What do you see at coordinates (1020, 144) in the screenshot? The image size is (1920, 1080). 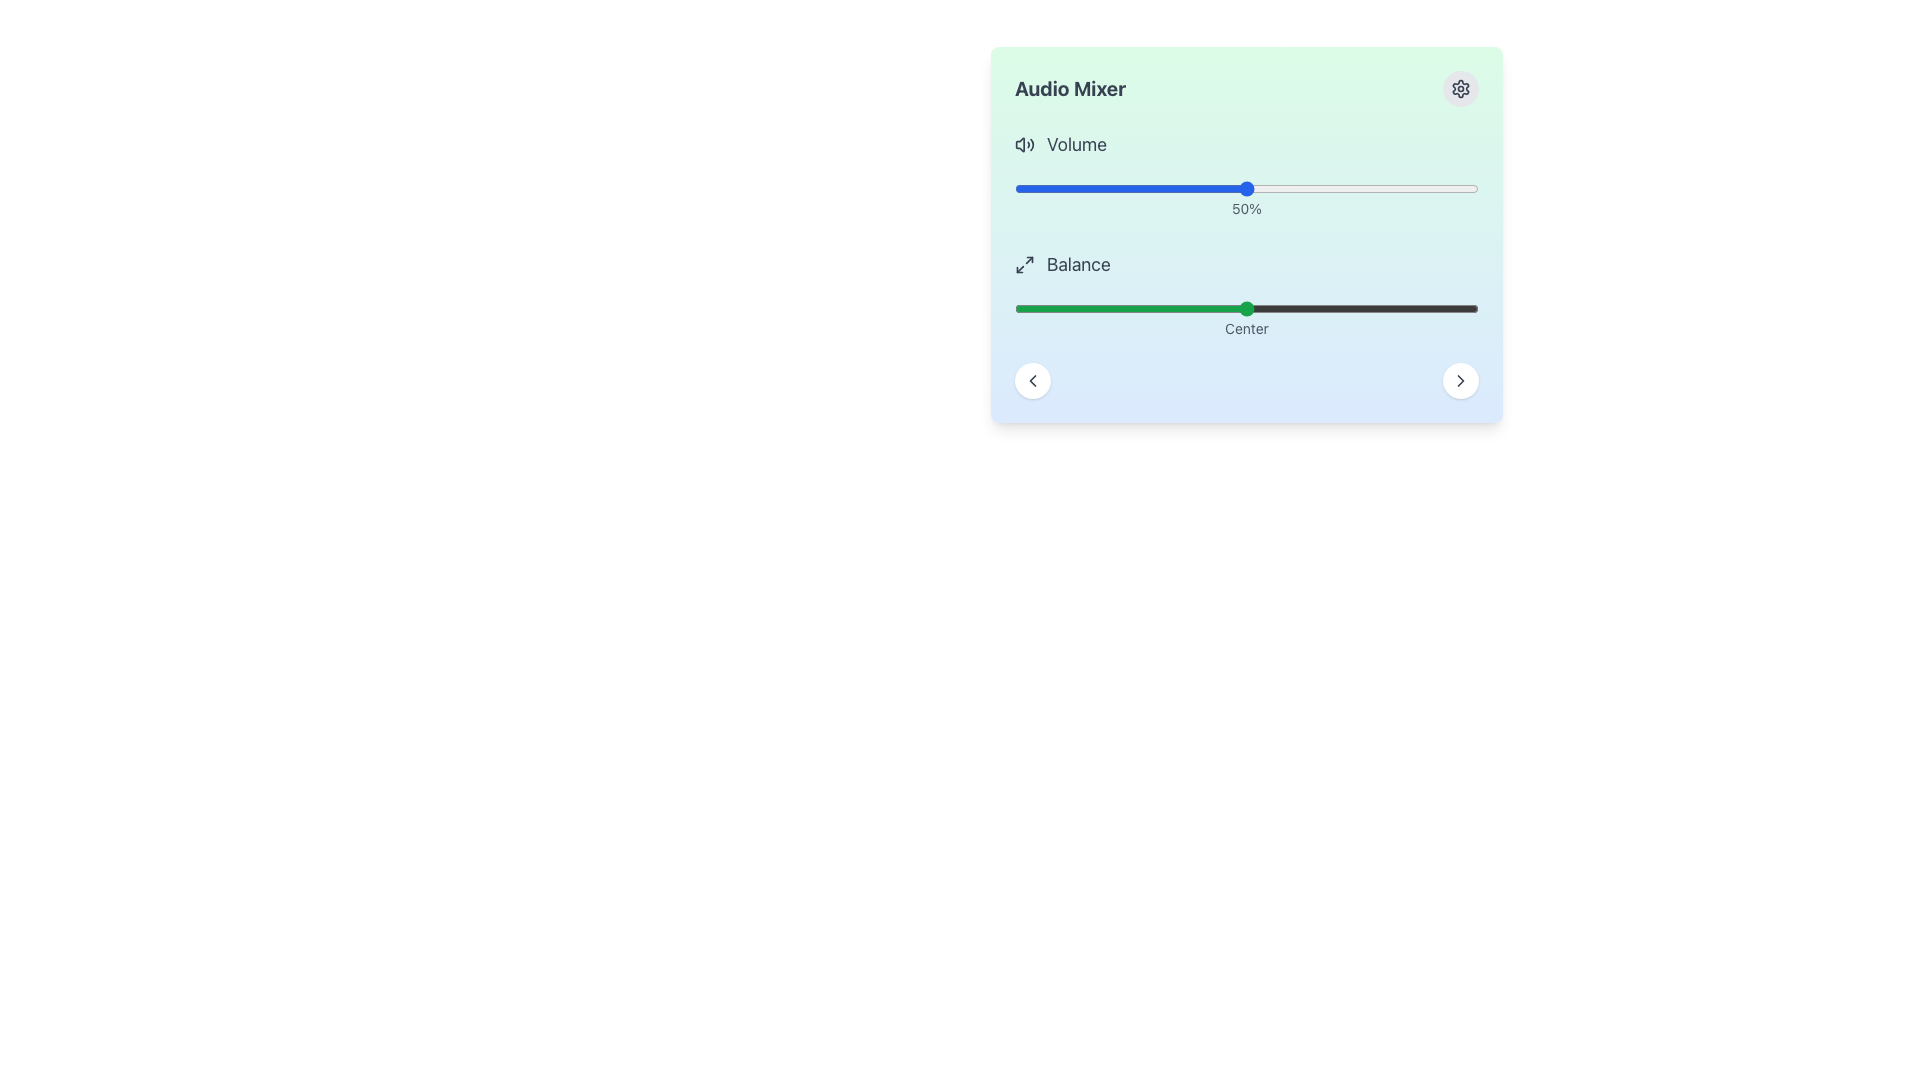 I see `the audio volume control icon, which is represented` at bounding box center [1020, 144].